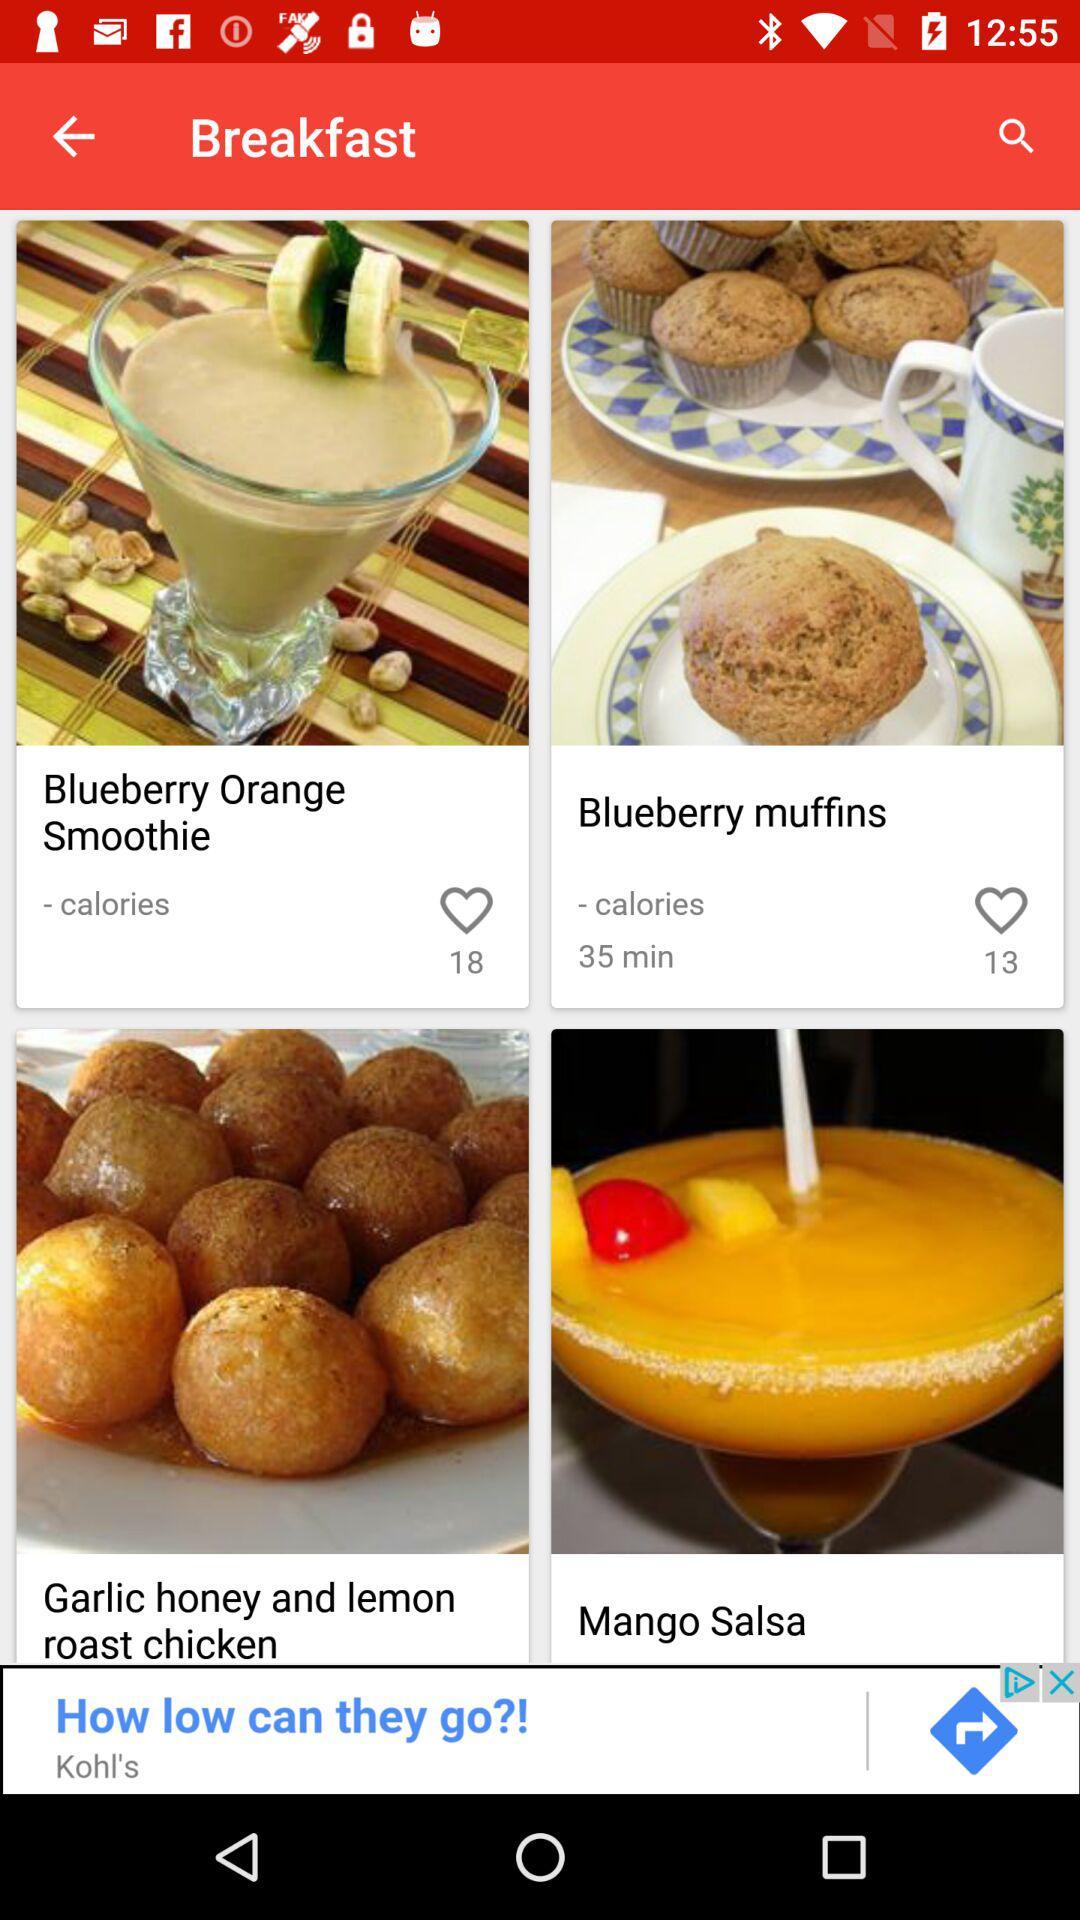 Image resolution: width=1080 pixels, height=1920 pixels. I want to click on to the food item, so click(806, 483).